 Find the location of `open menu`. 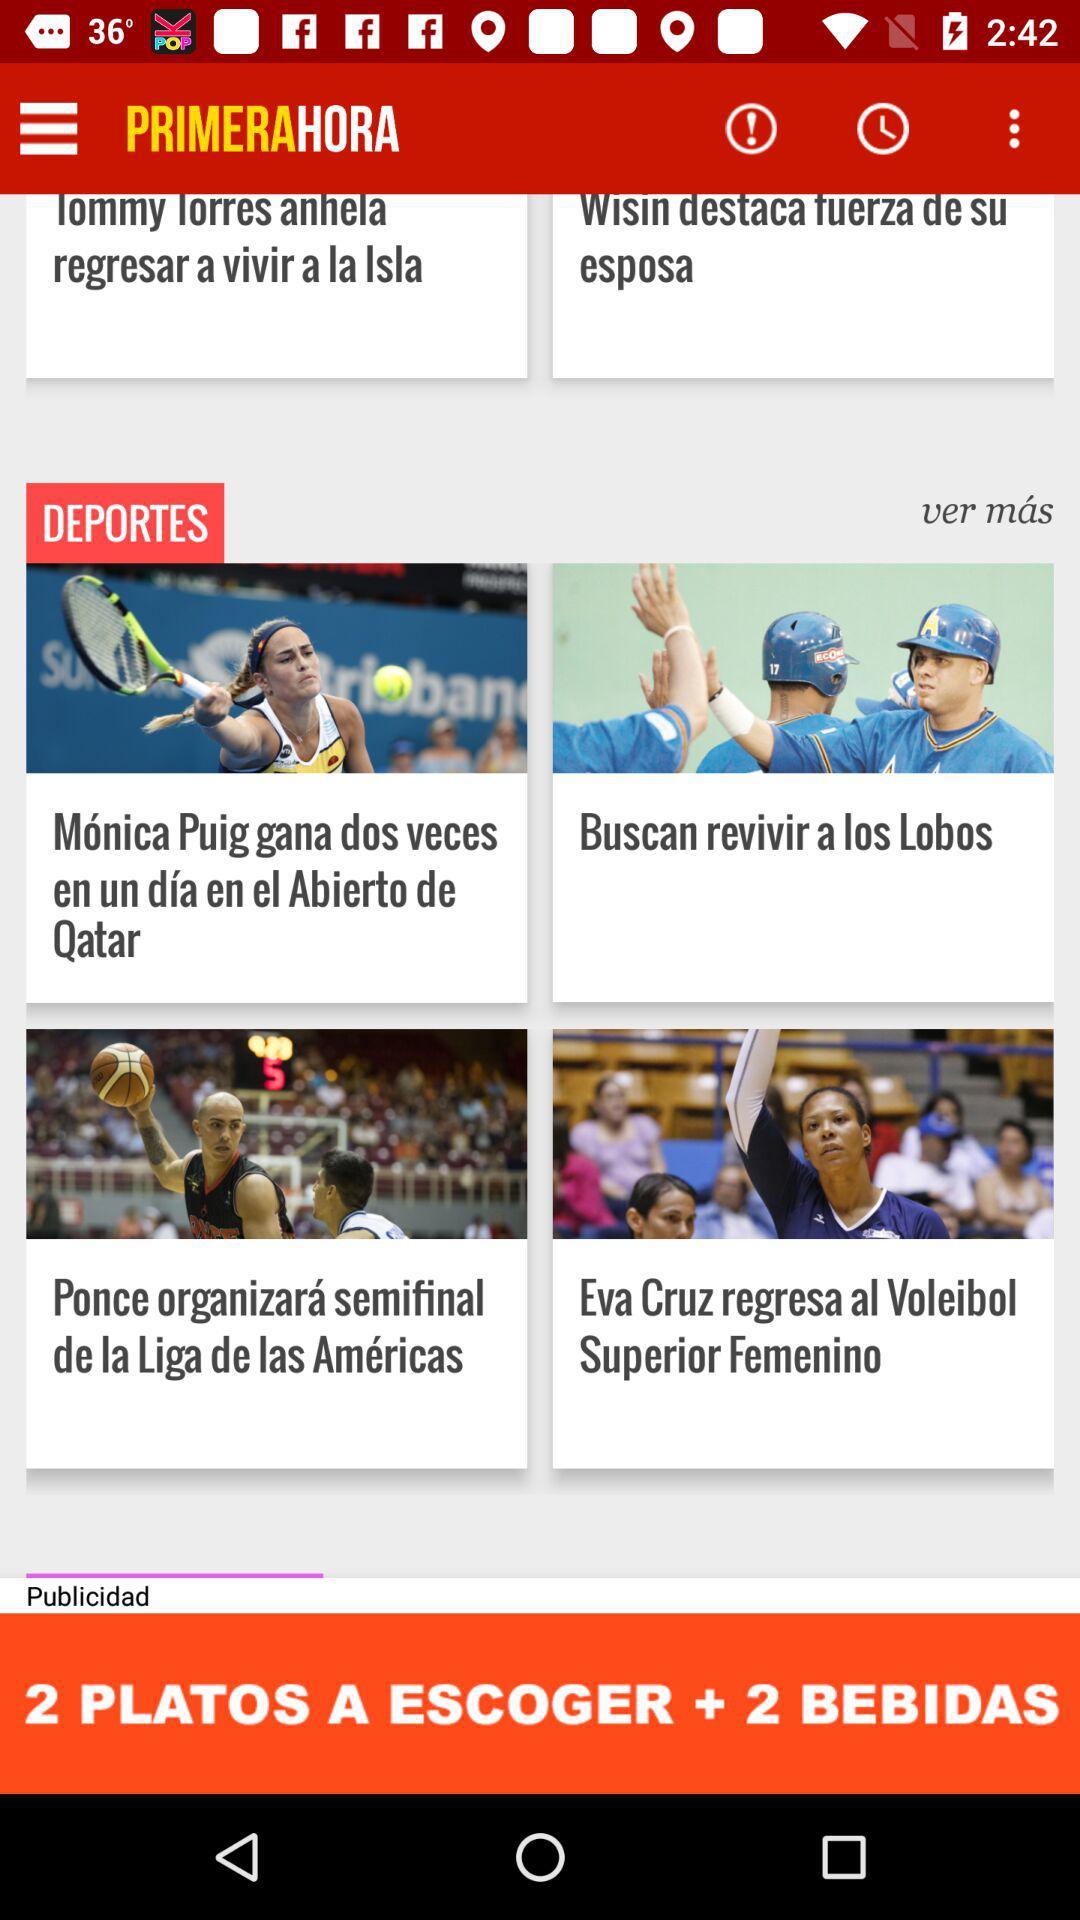

open menu is located at coordinates (1014, 127).